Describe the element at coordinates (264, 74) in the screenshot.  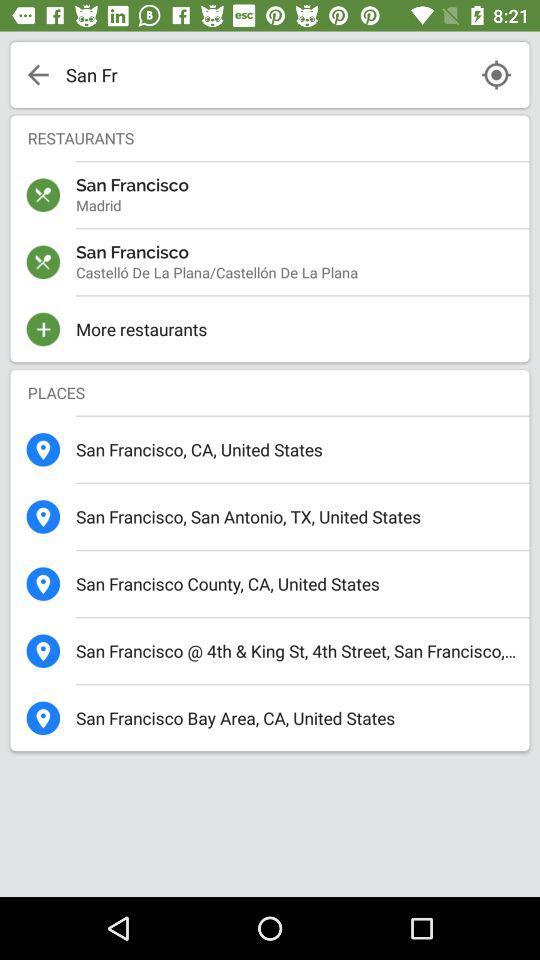
I see `icon above restaurants item` at that location.